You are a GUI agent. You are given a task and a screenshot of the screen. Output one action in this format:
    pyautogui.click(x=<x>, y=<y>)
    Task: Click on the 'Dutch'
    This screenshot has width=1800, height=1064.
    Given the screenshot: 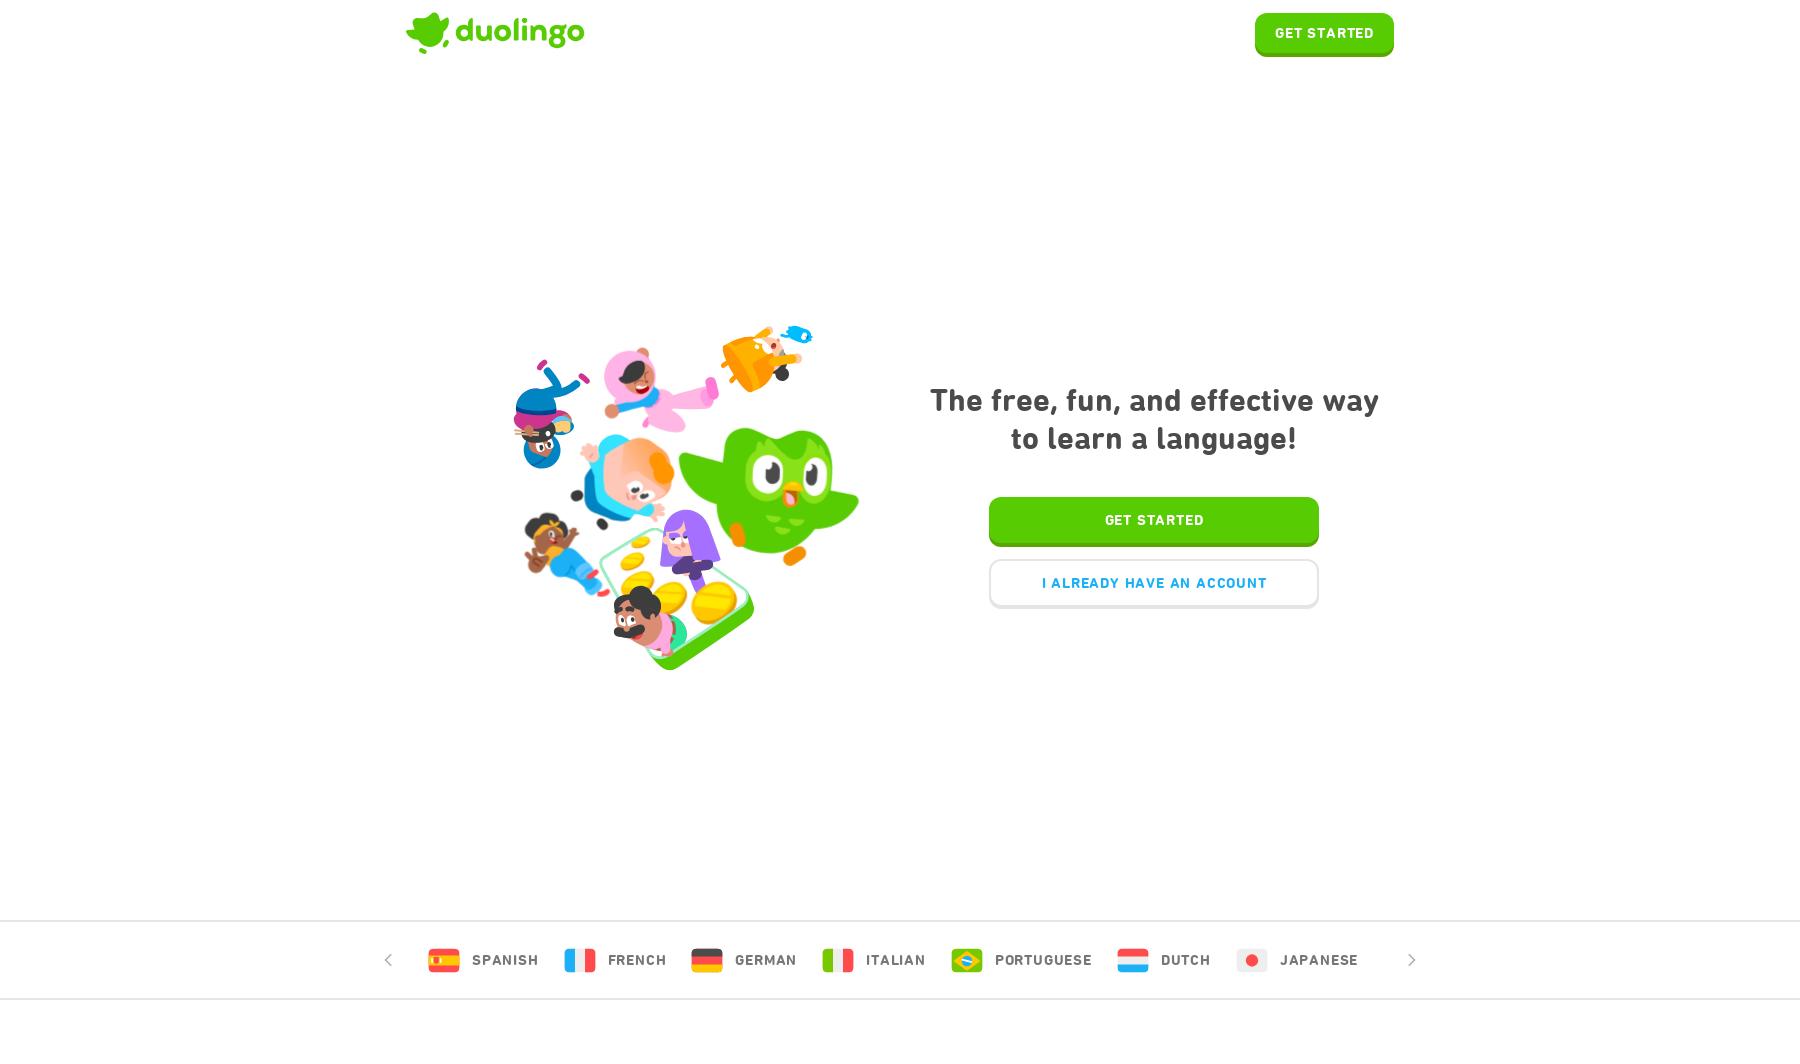 What is the action you would take?
    pyautogui.click(x=1183, y=960)
    